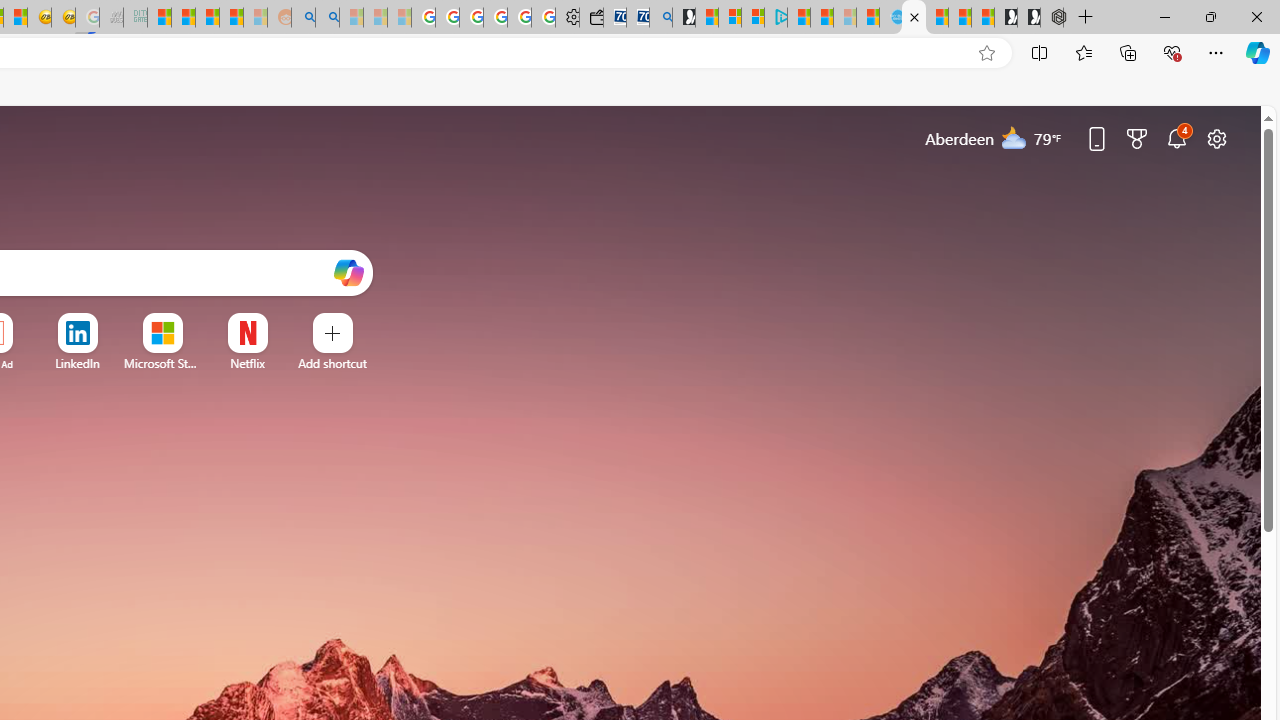 The height and width of the screenshot is (720, 1280). What do you see at coordinates (327, 17) in the screenshot?
I see `'Utah sues federal government - Search'` at bounding box center [327, 17].